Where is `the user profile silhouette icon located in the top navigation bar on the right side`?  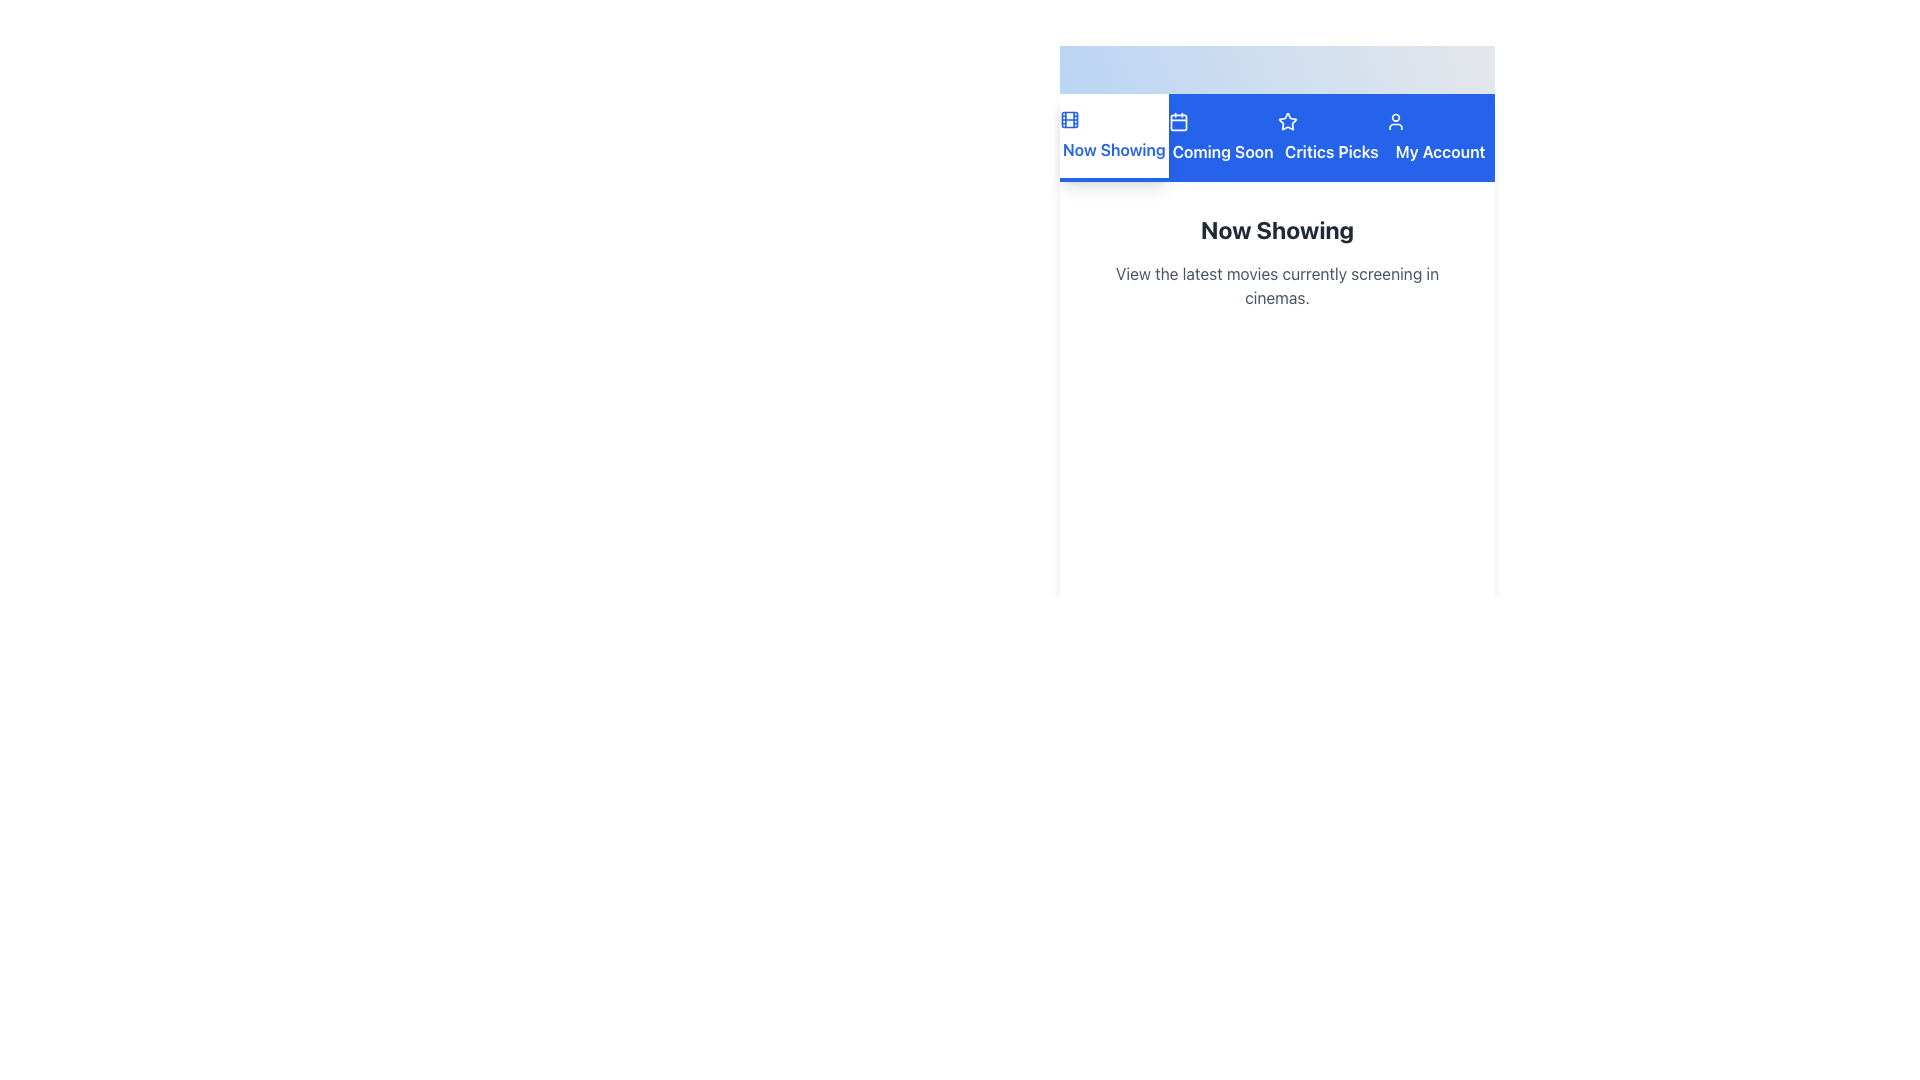 the user profile silhouette icon located in the top navigation bar on the right side is located at coordinates (1395, 122).